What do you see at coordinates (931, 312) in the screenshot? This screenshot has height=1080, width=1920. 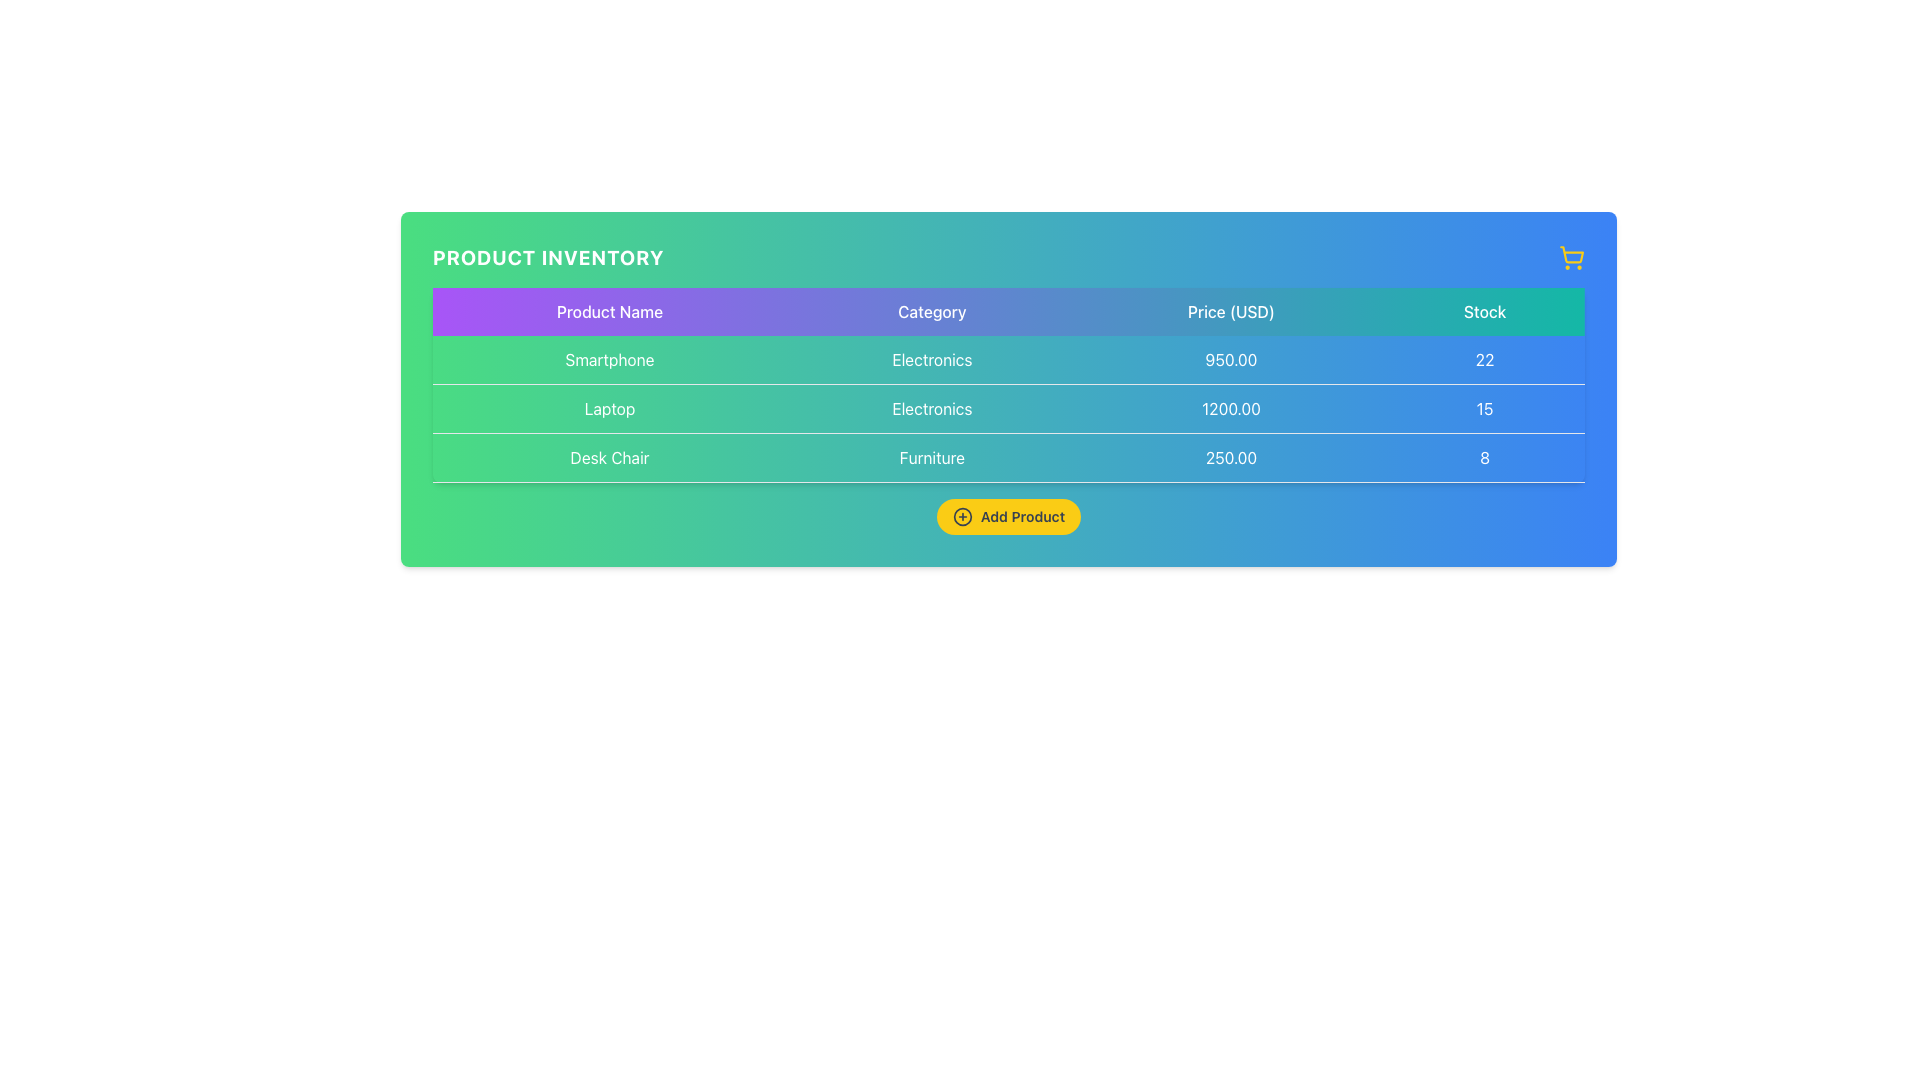 I see `the column header Label that indicates the category for inventory items, positioned between 'Product Name' and 'Price (USD)'` at bounding box center [931, 312].